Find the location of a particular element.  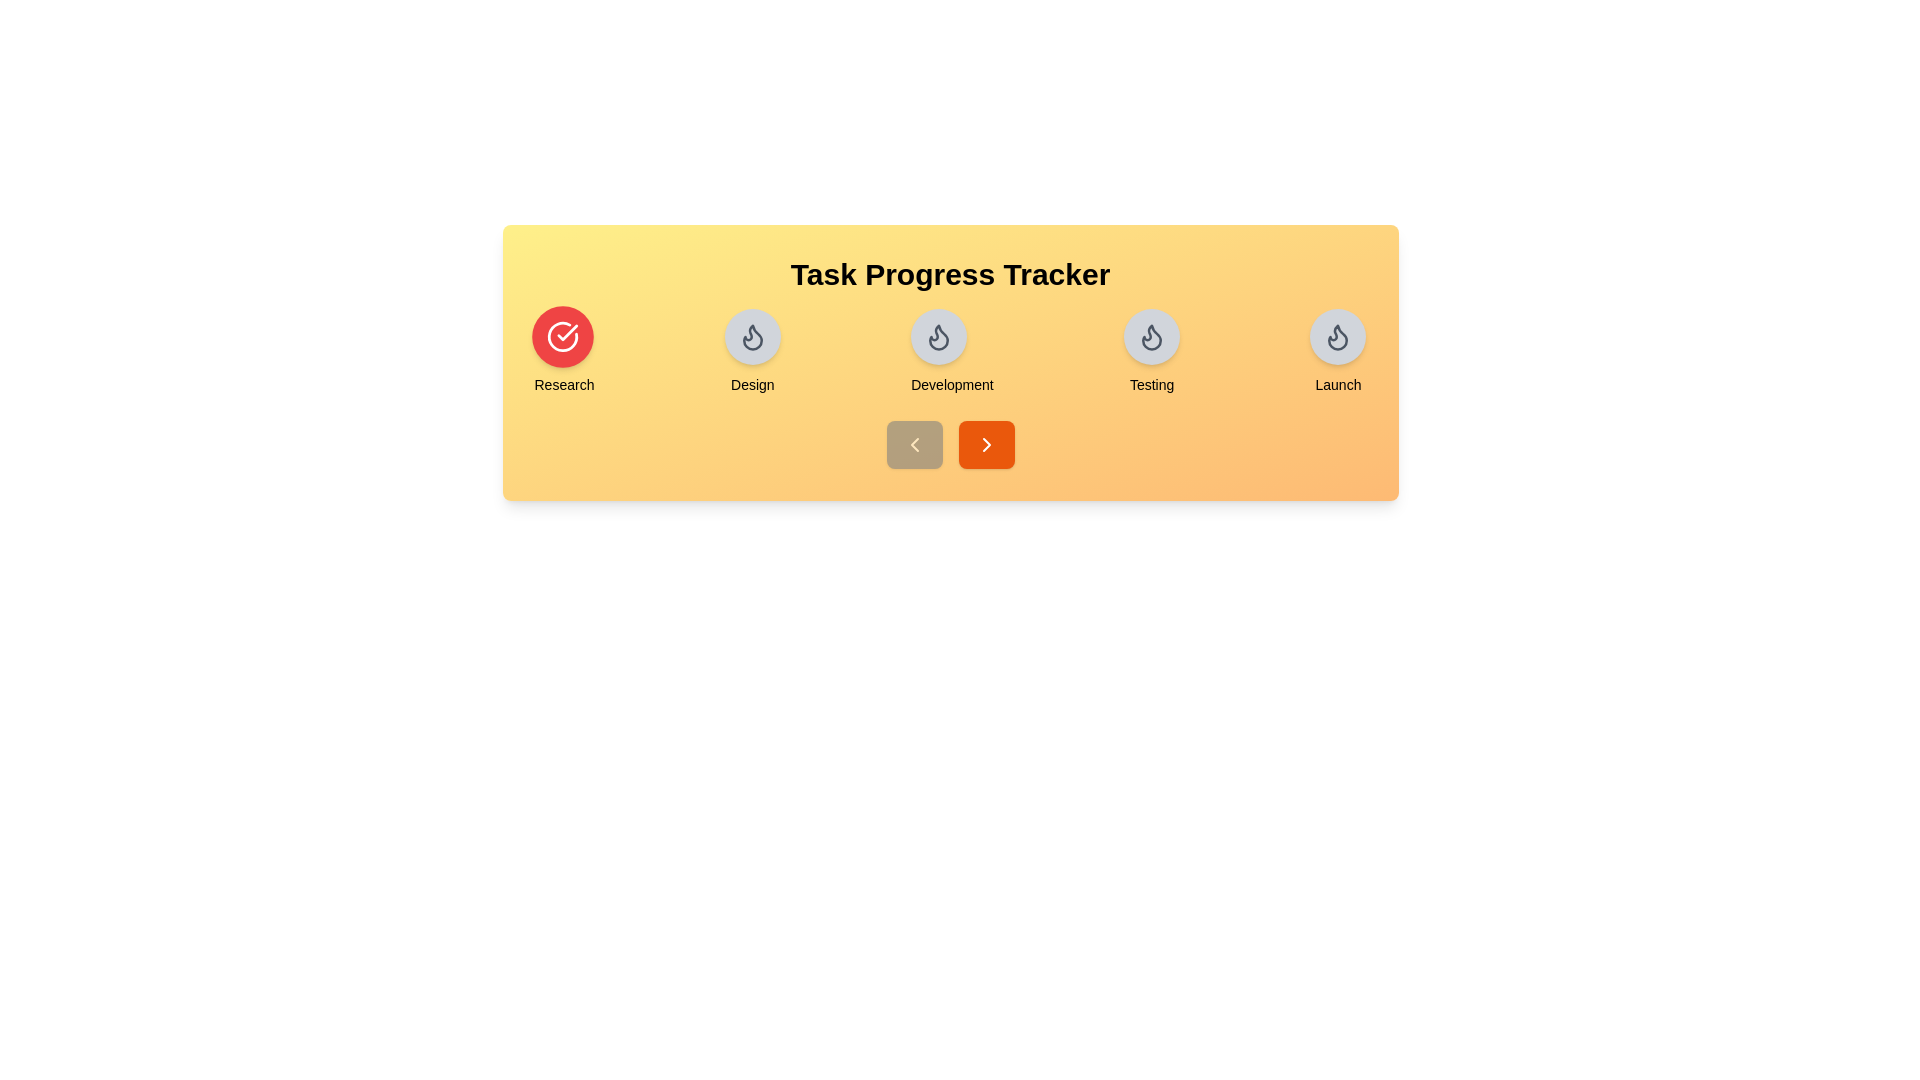

the flame-shaped icon with a thin outline, located in the third column beneath the 'Development' label is located at coordinates (1338, 336).